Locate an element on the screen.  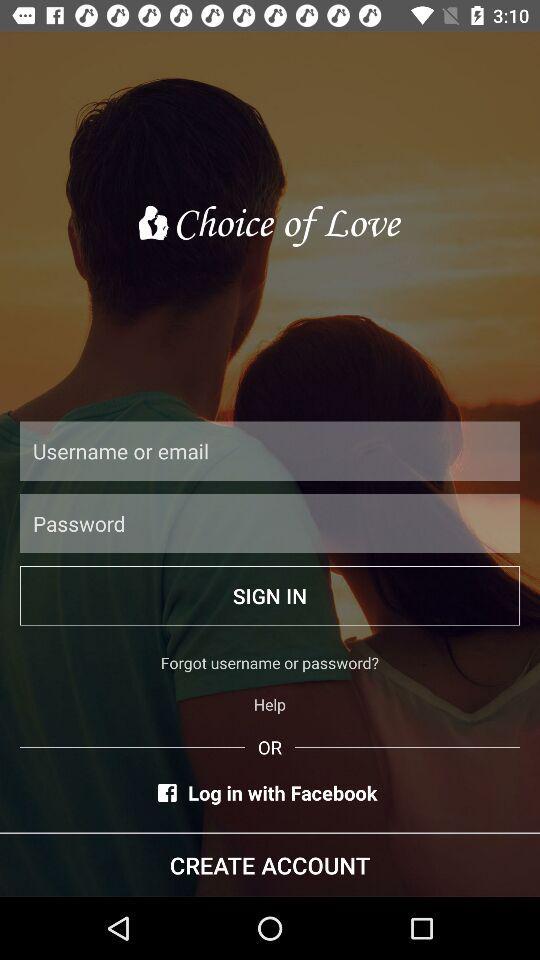
username or email is located at coordinates (270, 451).